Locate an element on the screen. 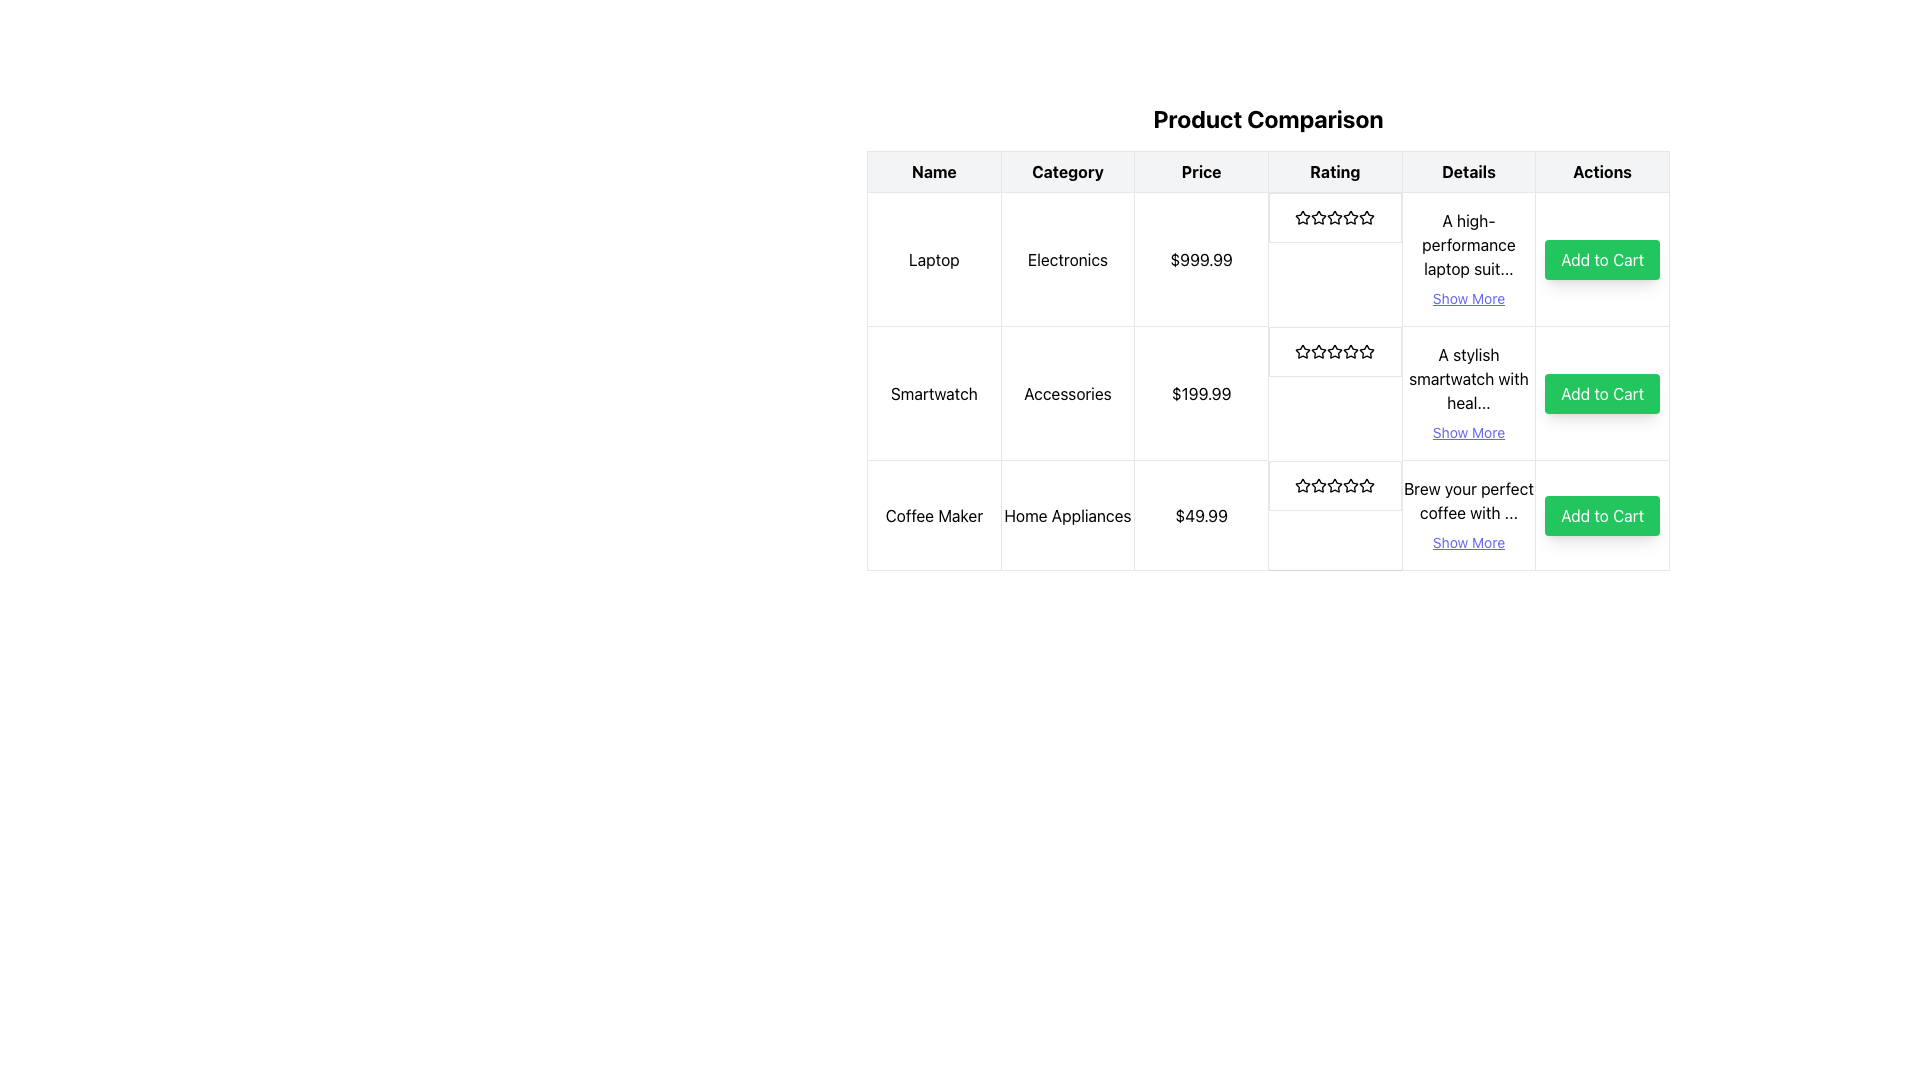  the fourth inactive rating star for the third product in the product comparison table, located in the 'Rating' column between 'Price' and 'Details' is located at coordinates (1335, 485).